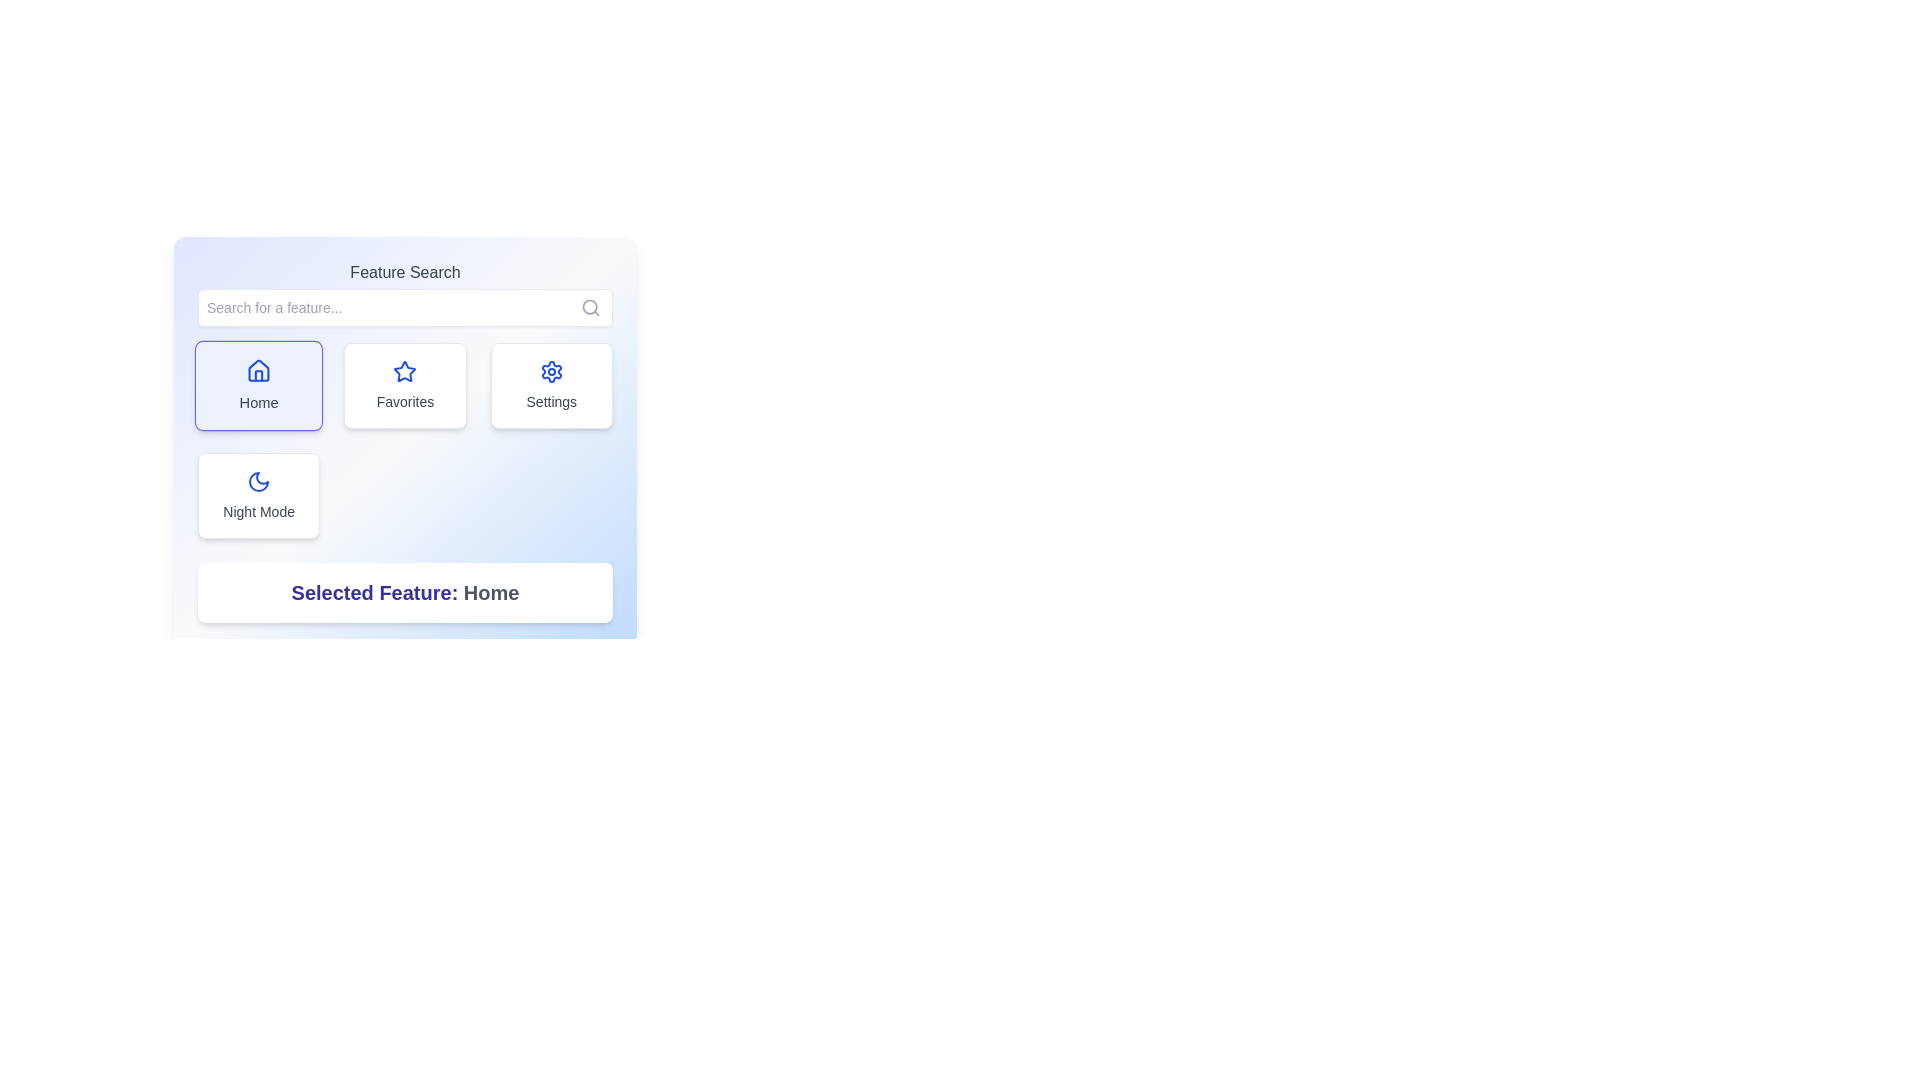 The image size is (1920, 1080). I want to click on the 'Feature Search' label, which is a medium-weight gray text heading located at the top of the interface above the search input field, so click(404, 273).